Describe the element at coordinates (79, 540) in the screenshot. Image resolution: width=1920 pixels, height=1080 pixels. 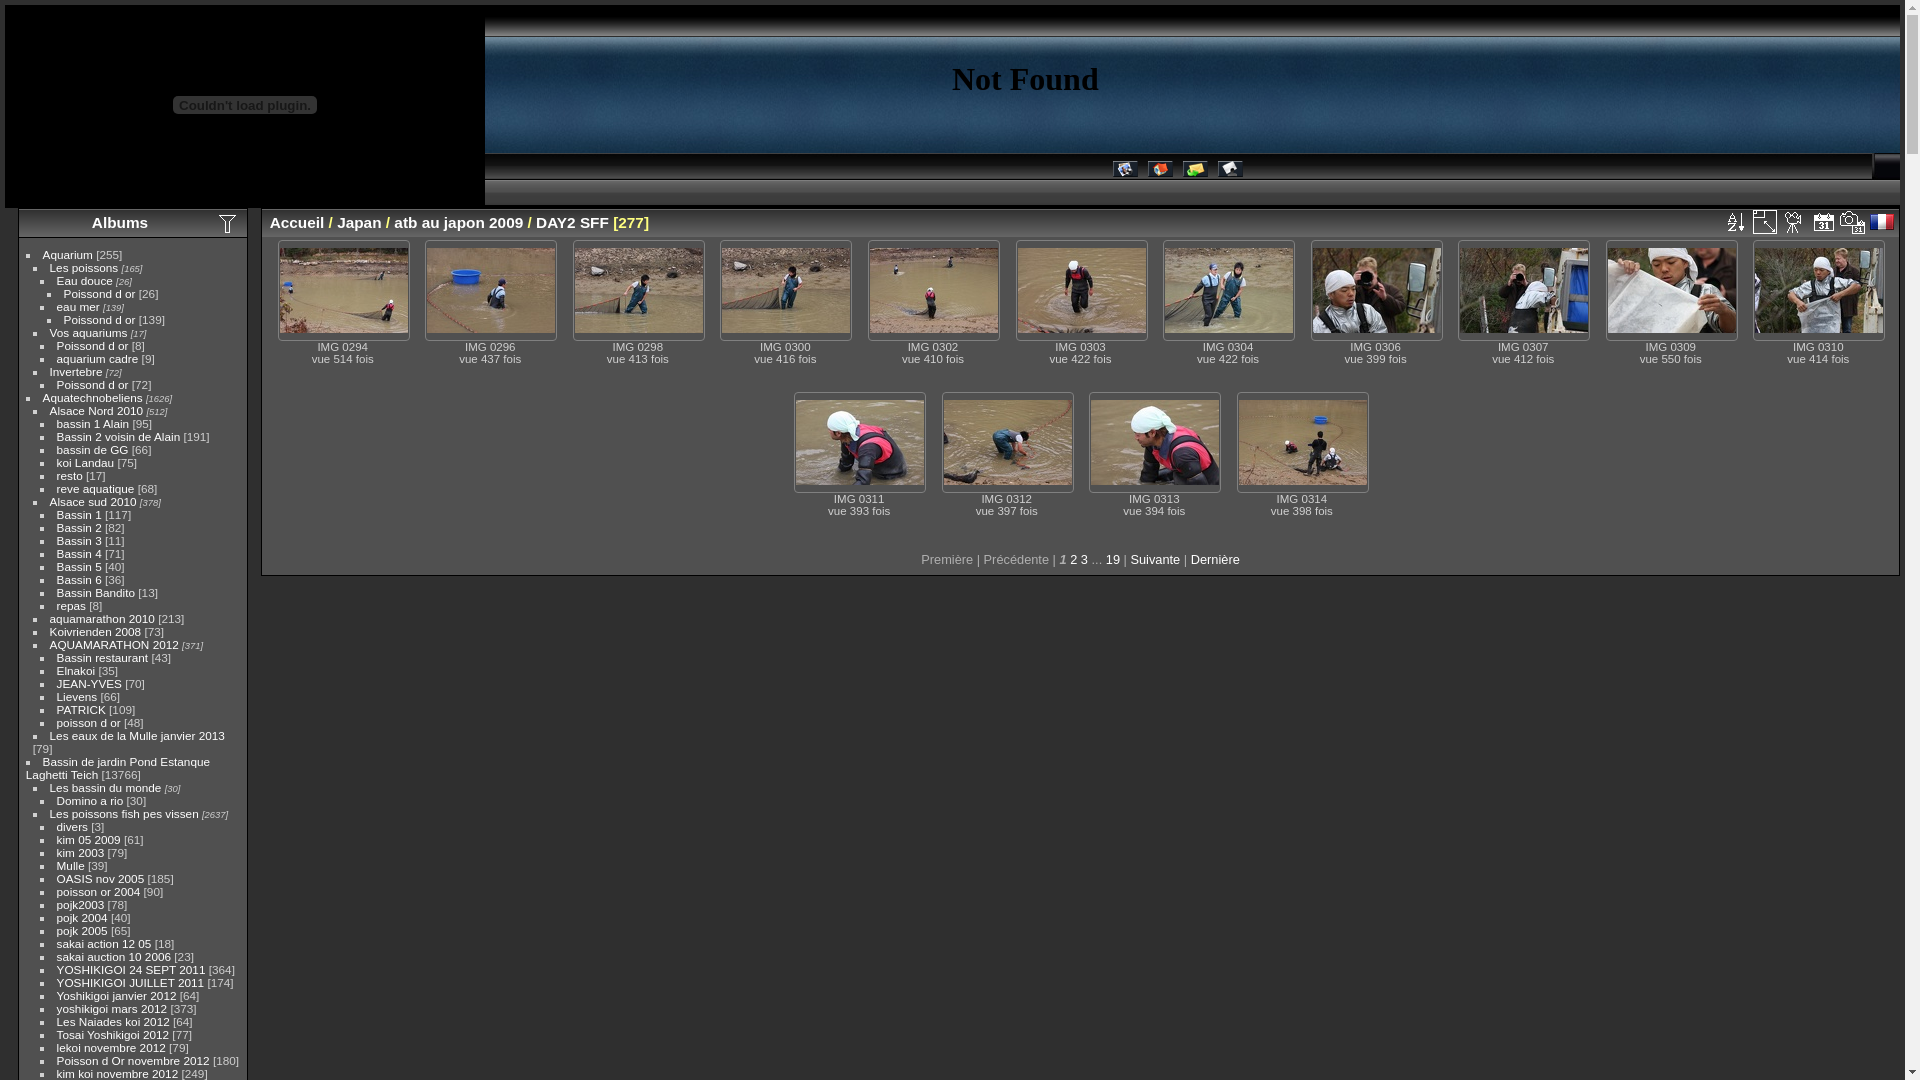
I see `'Bassin 3'` at that location.